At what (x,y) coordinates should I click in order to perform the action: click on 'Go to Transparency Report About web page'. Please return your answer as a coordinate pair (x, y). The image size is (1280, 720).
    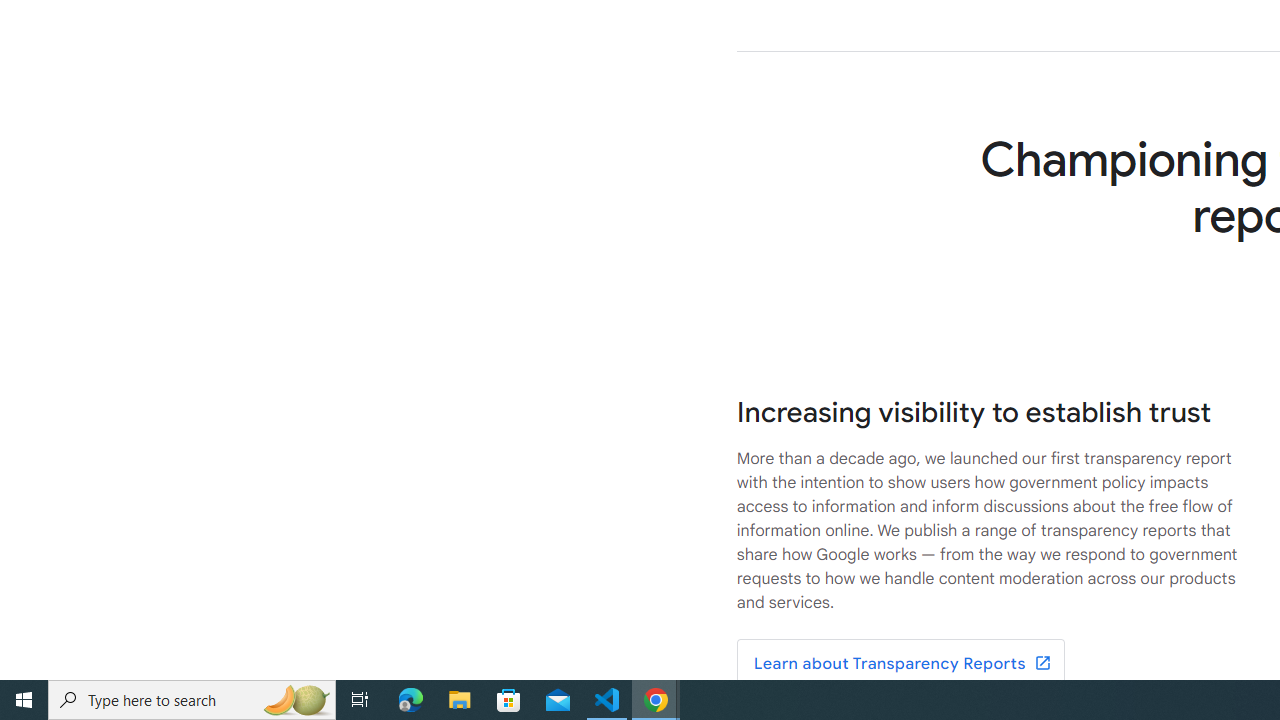
    Looking at the image, I should click on (899, 664).